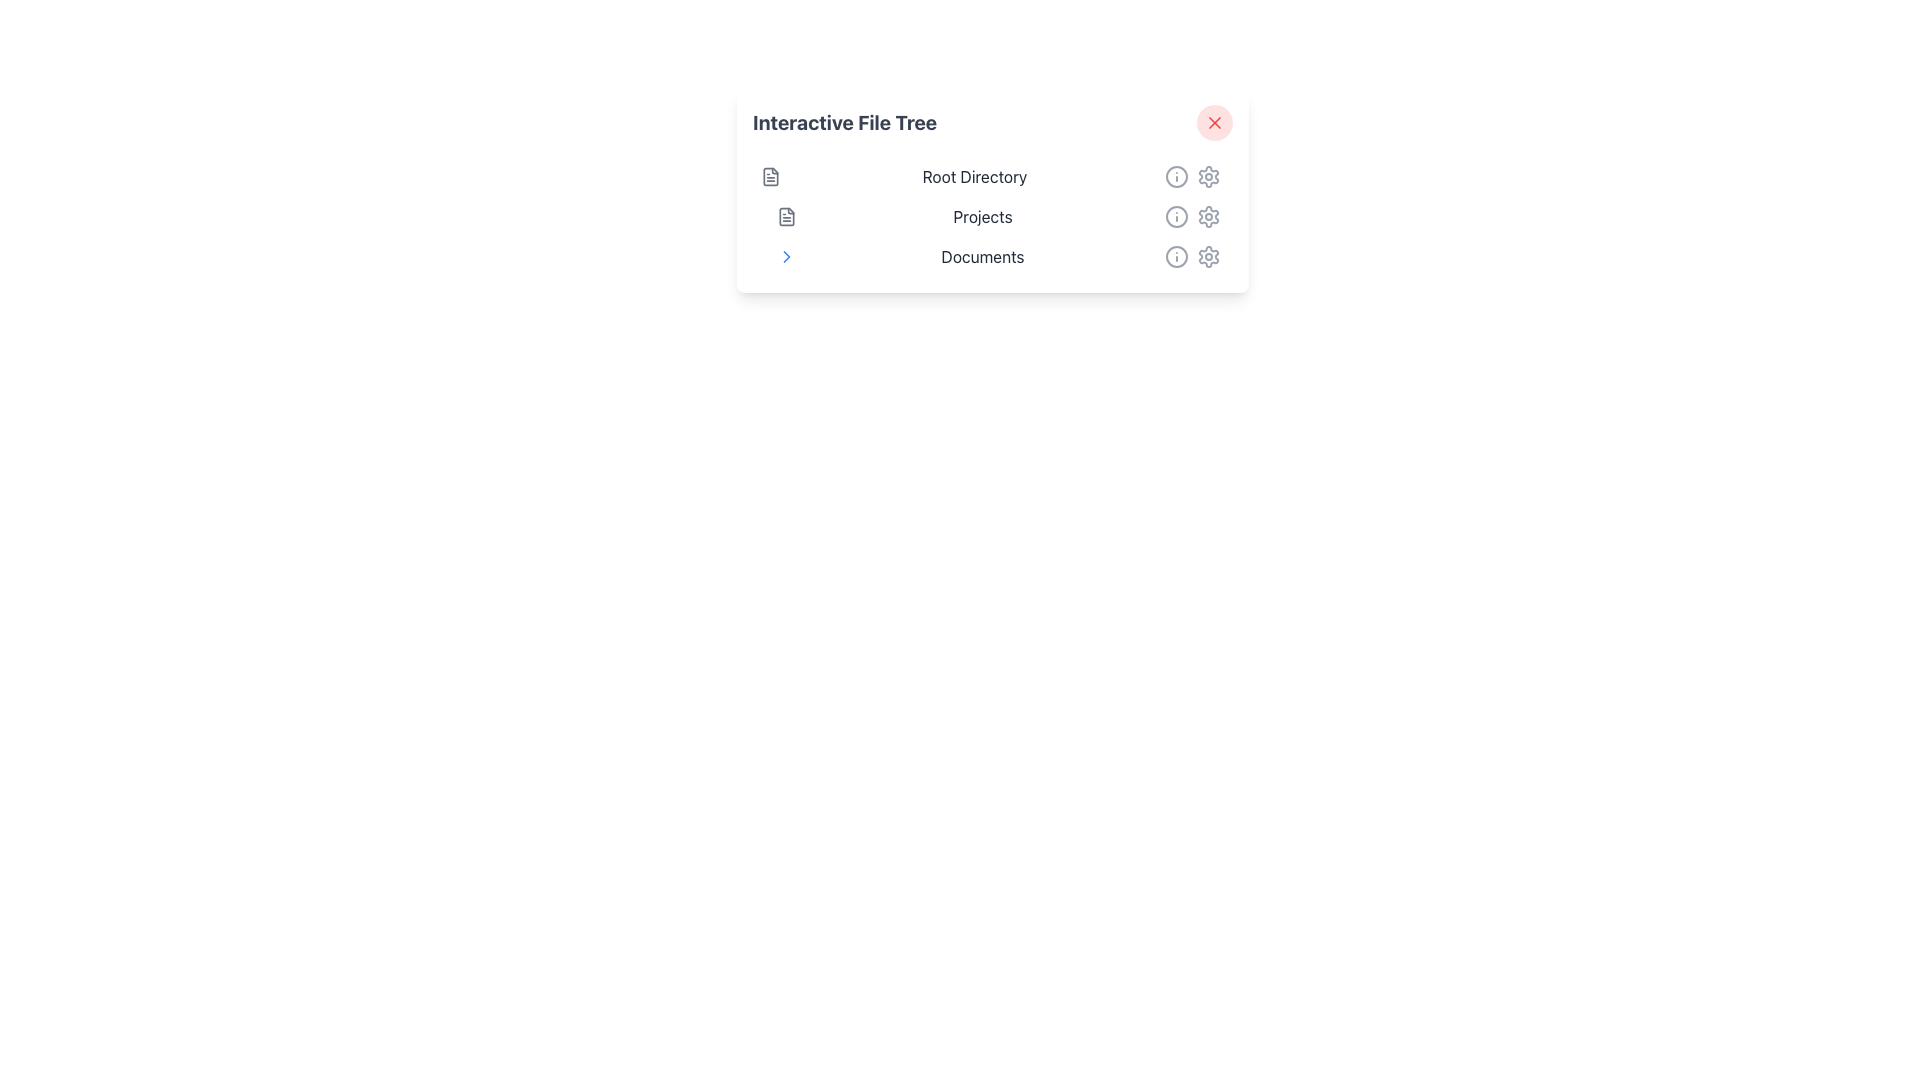 The width and height of the screenshot is (1920, 1080). What do you see at coordinates (1001, 216) in the screenshot?
I see `the navigational list item labeled 'Projects', which is the second item in a vertical list positioned between 'Root Directory' and 'Documents'` at bounding box center [1001, 216].